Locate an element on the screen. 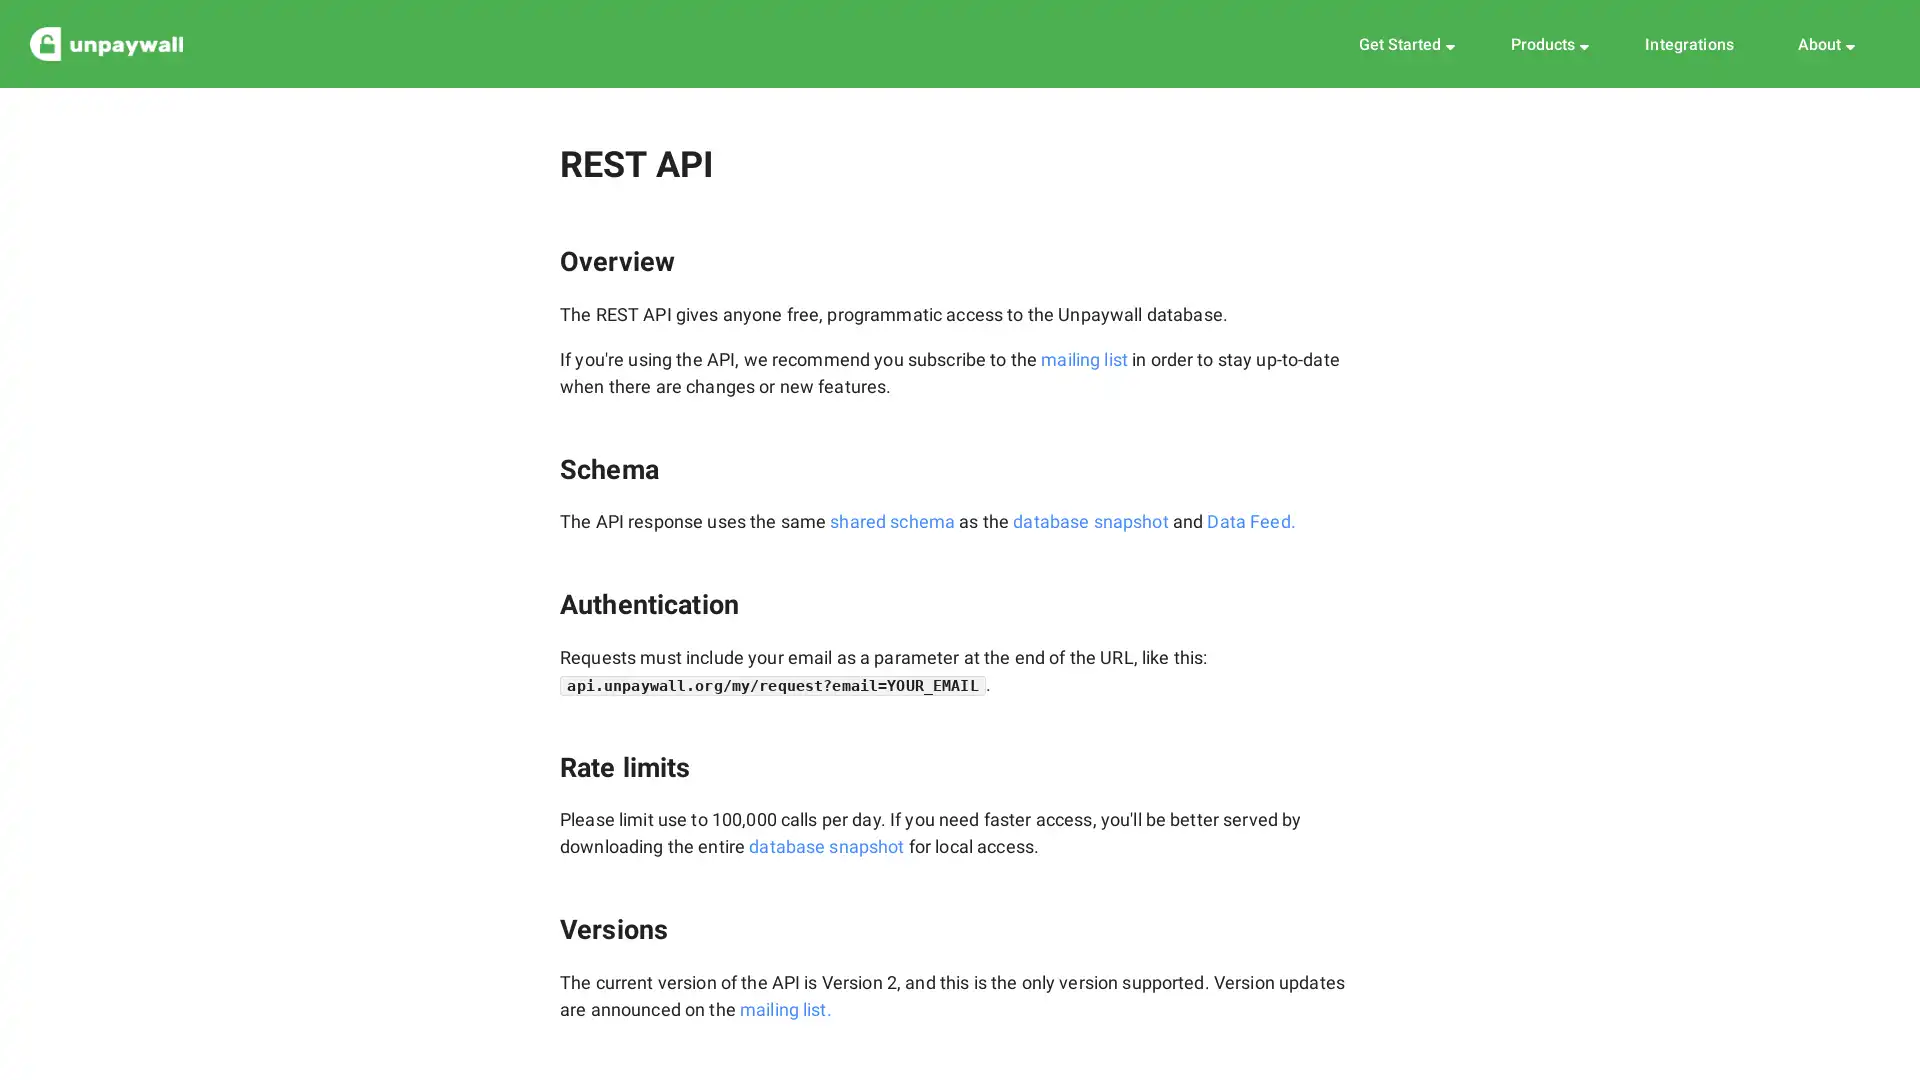 The height and width of the screenshot is (1080, 1920). About is located at coordinates (1825, 43).